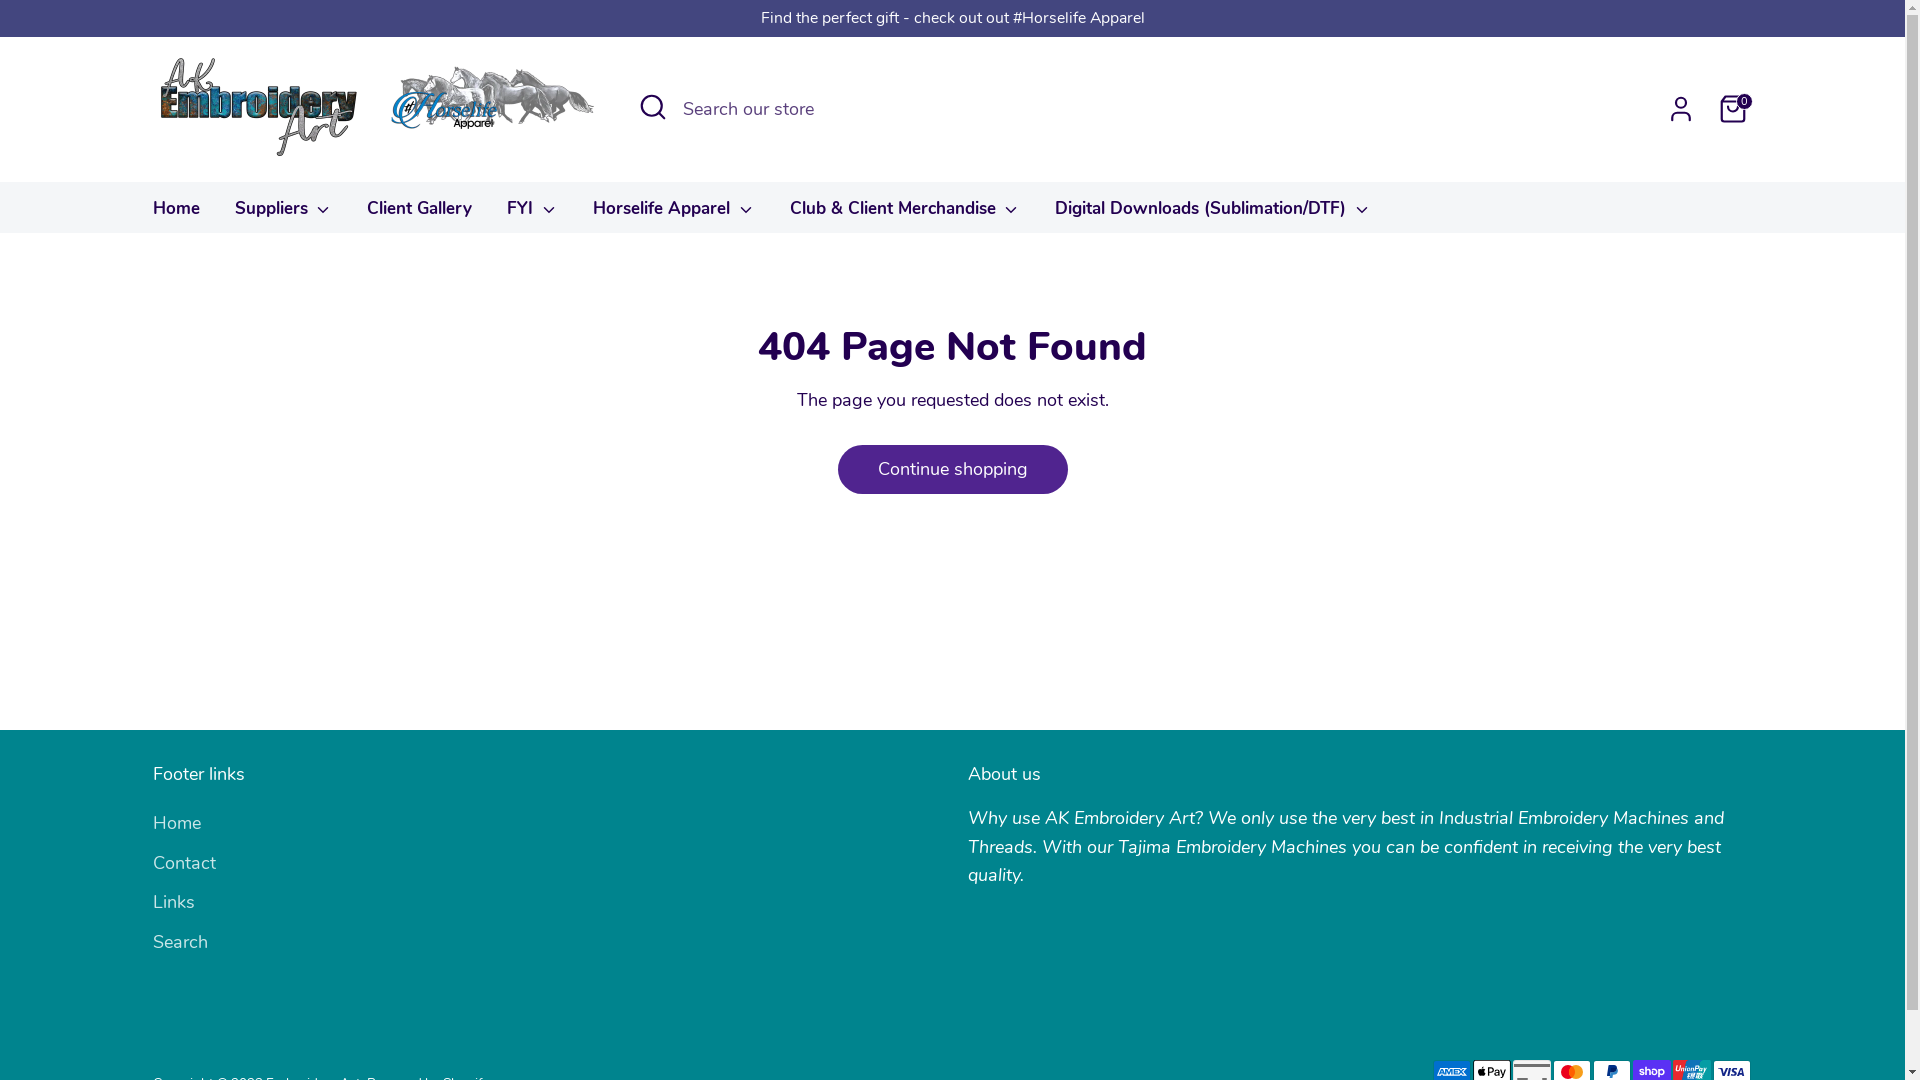 The image size is (1920, 1080). What do you see at coordinates (176, 215) in the screenshot?
I see `'Home'` at bounding box center [176, 215].